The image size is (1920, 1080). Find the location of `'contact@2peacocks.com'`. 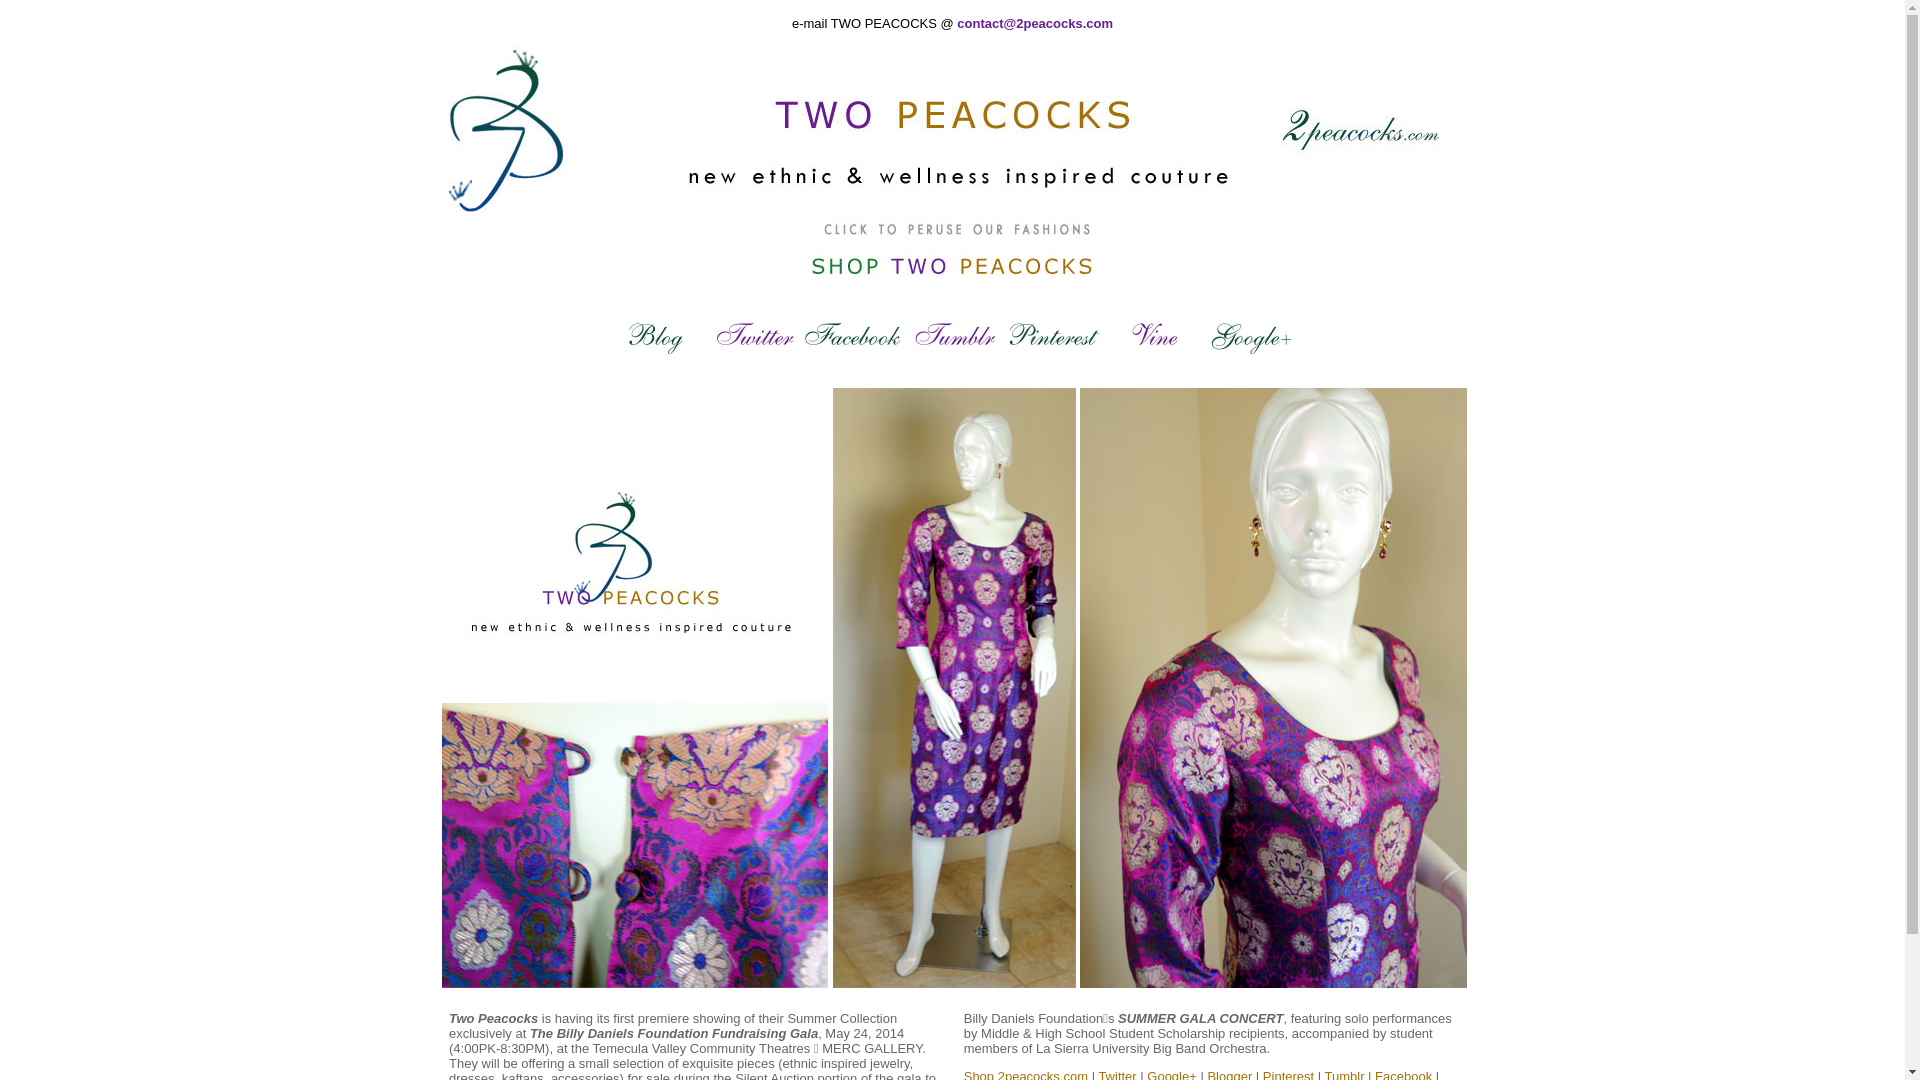

'contact@2peacocks.com' is located at coordinates (1035, 23).